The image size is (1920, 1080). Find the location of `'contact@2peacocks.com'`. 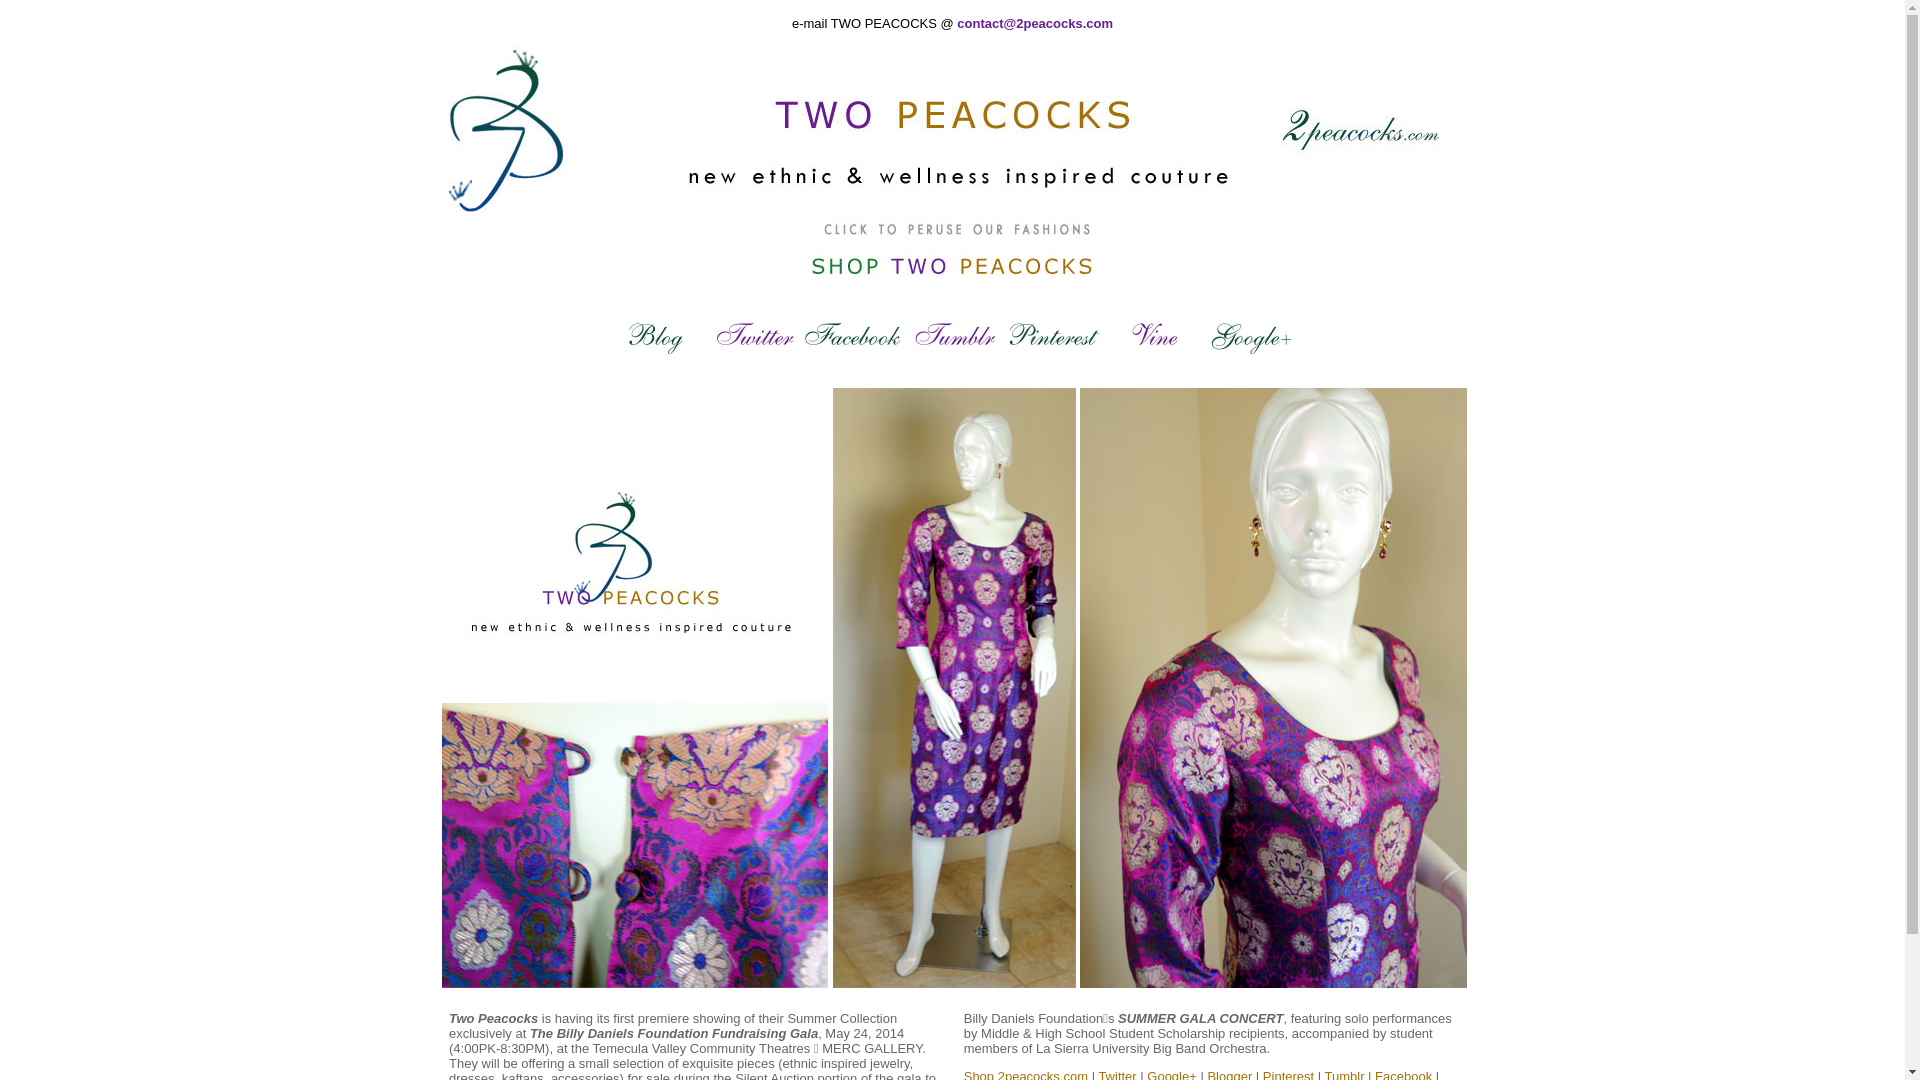

'contact@2peacocks.com' is located at coordinates (1035, 23).